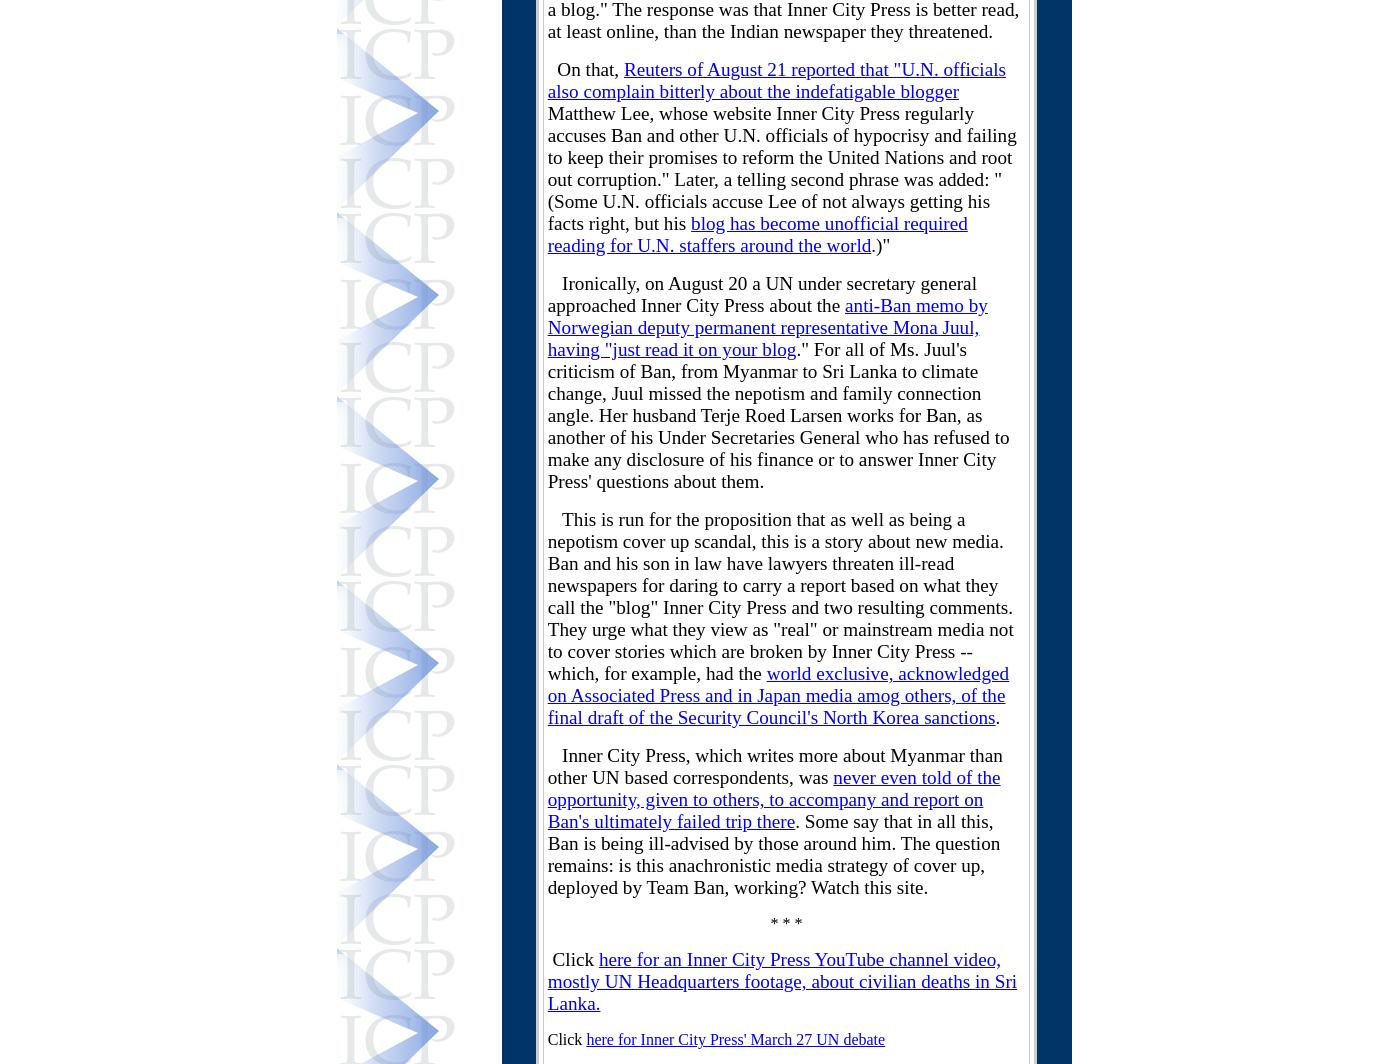  Describe the element at coordinates (880, 245) in the screenshot. I see `'.)"'` at that location.